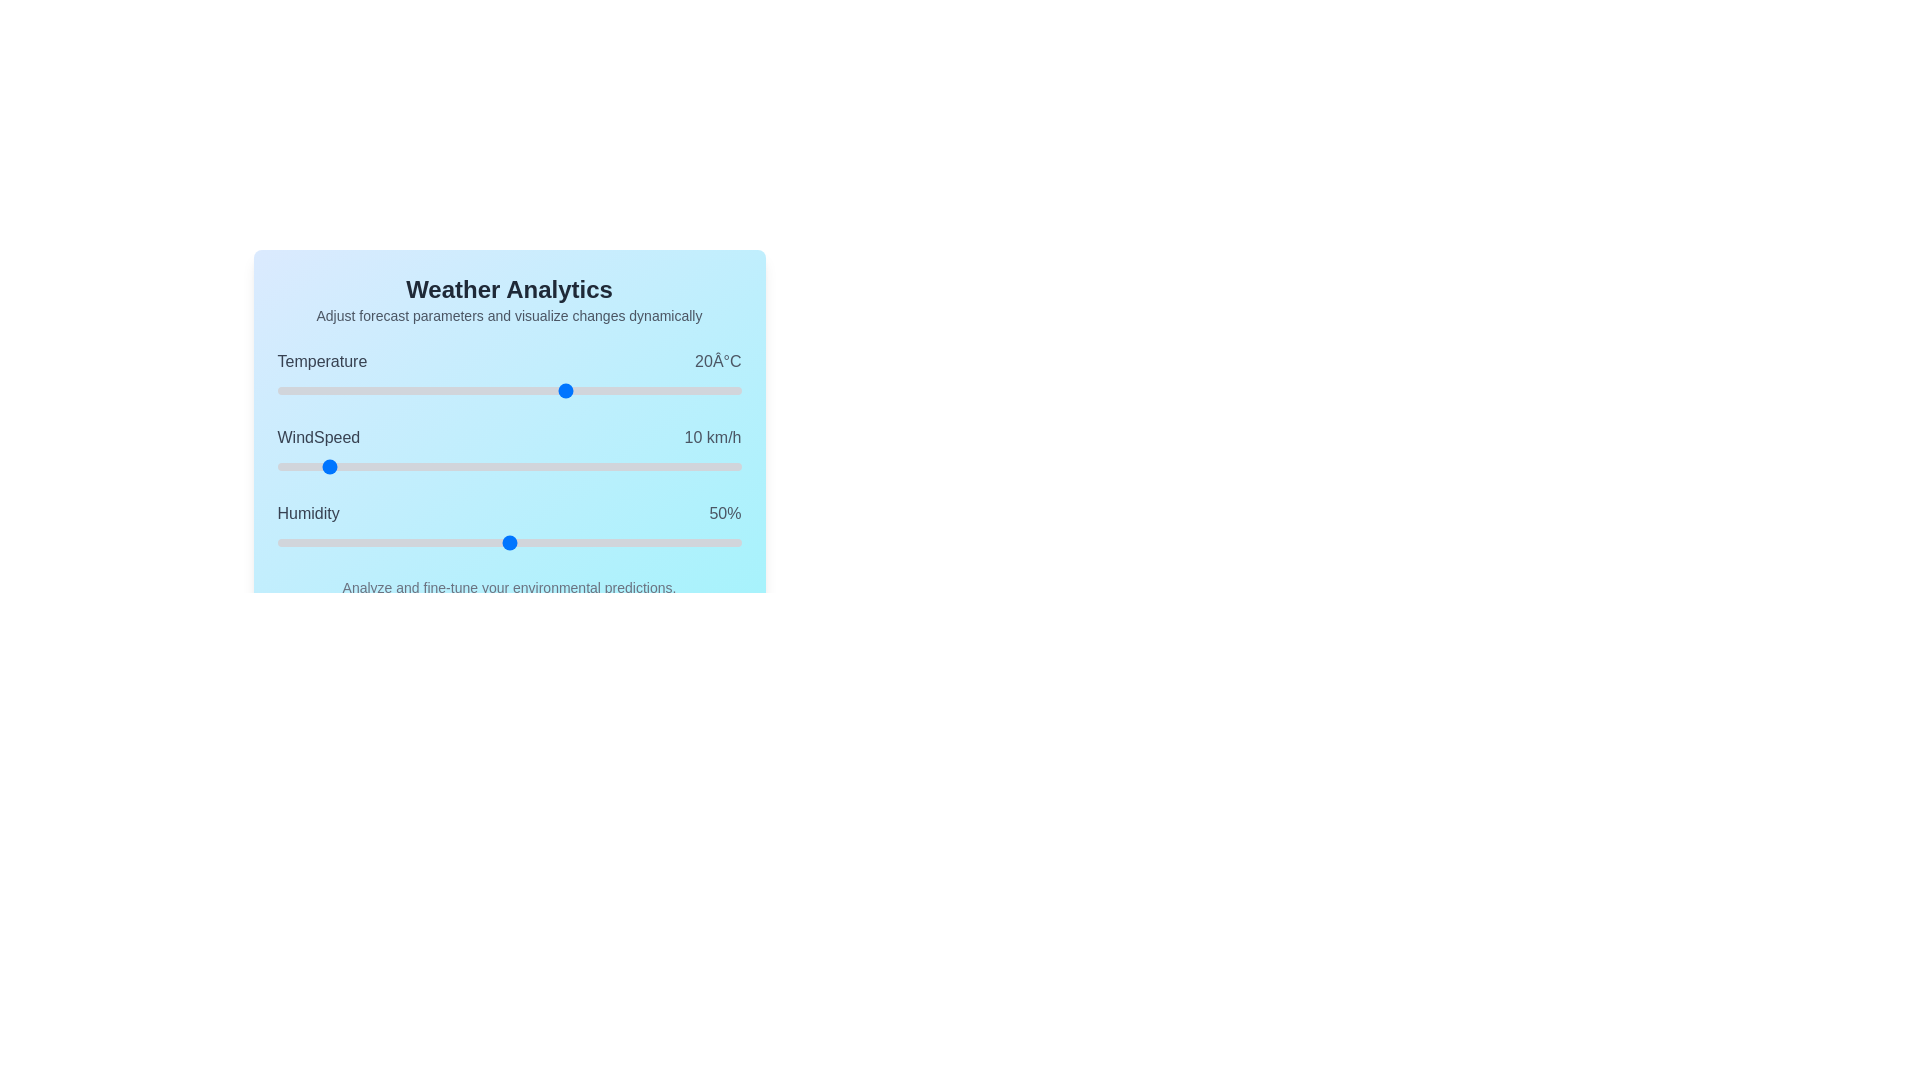 The image size is (1920, 1080). I want to click on the WindSpeed slider to 34 km/h, so click(434, 466).